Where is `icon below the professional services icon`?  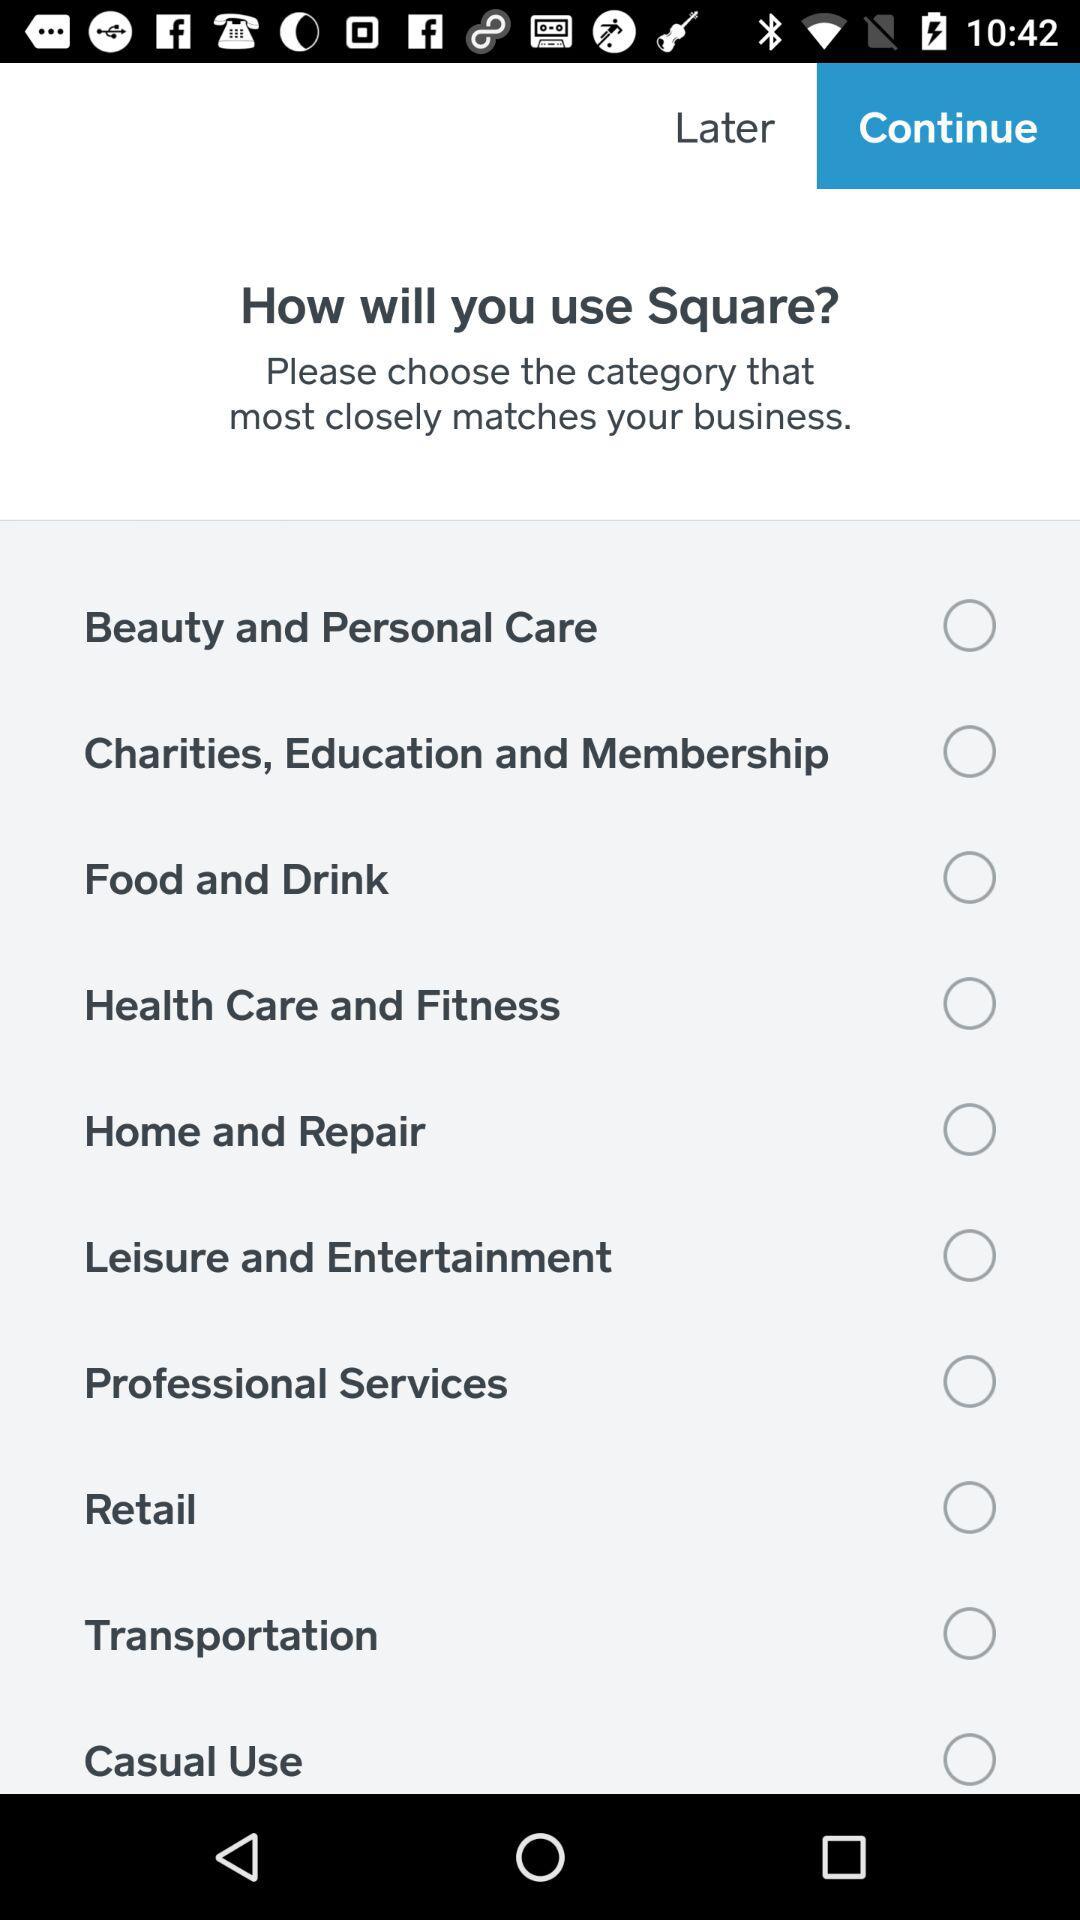
icon below the professional services icon is located at coordinates (540, 1507).